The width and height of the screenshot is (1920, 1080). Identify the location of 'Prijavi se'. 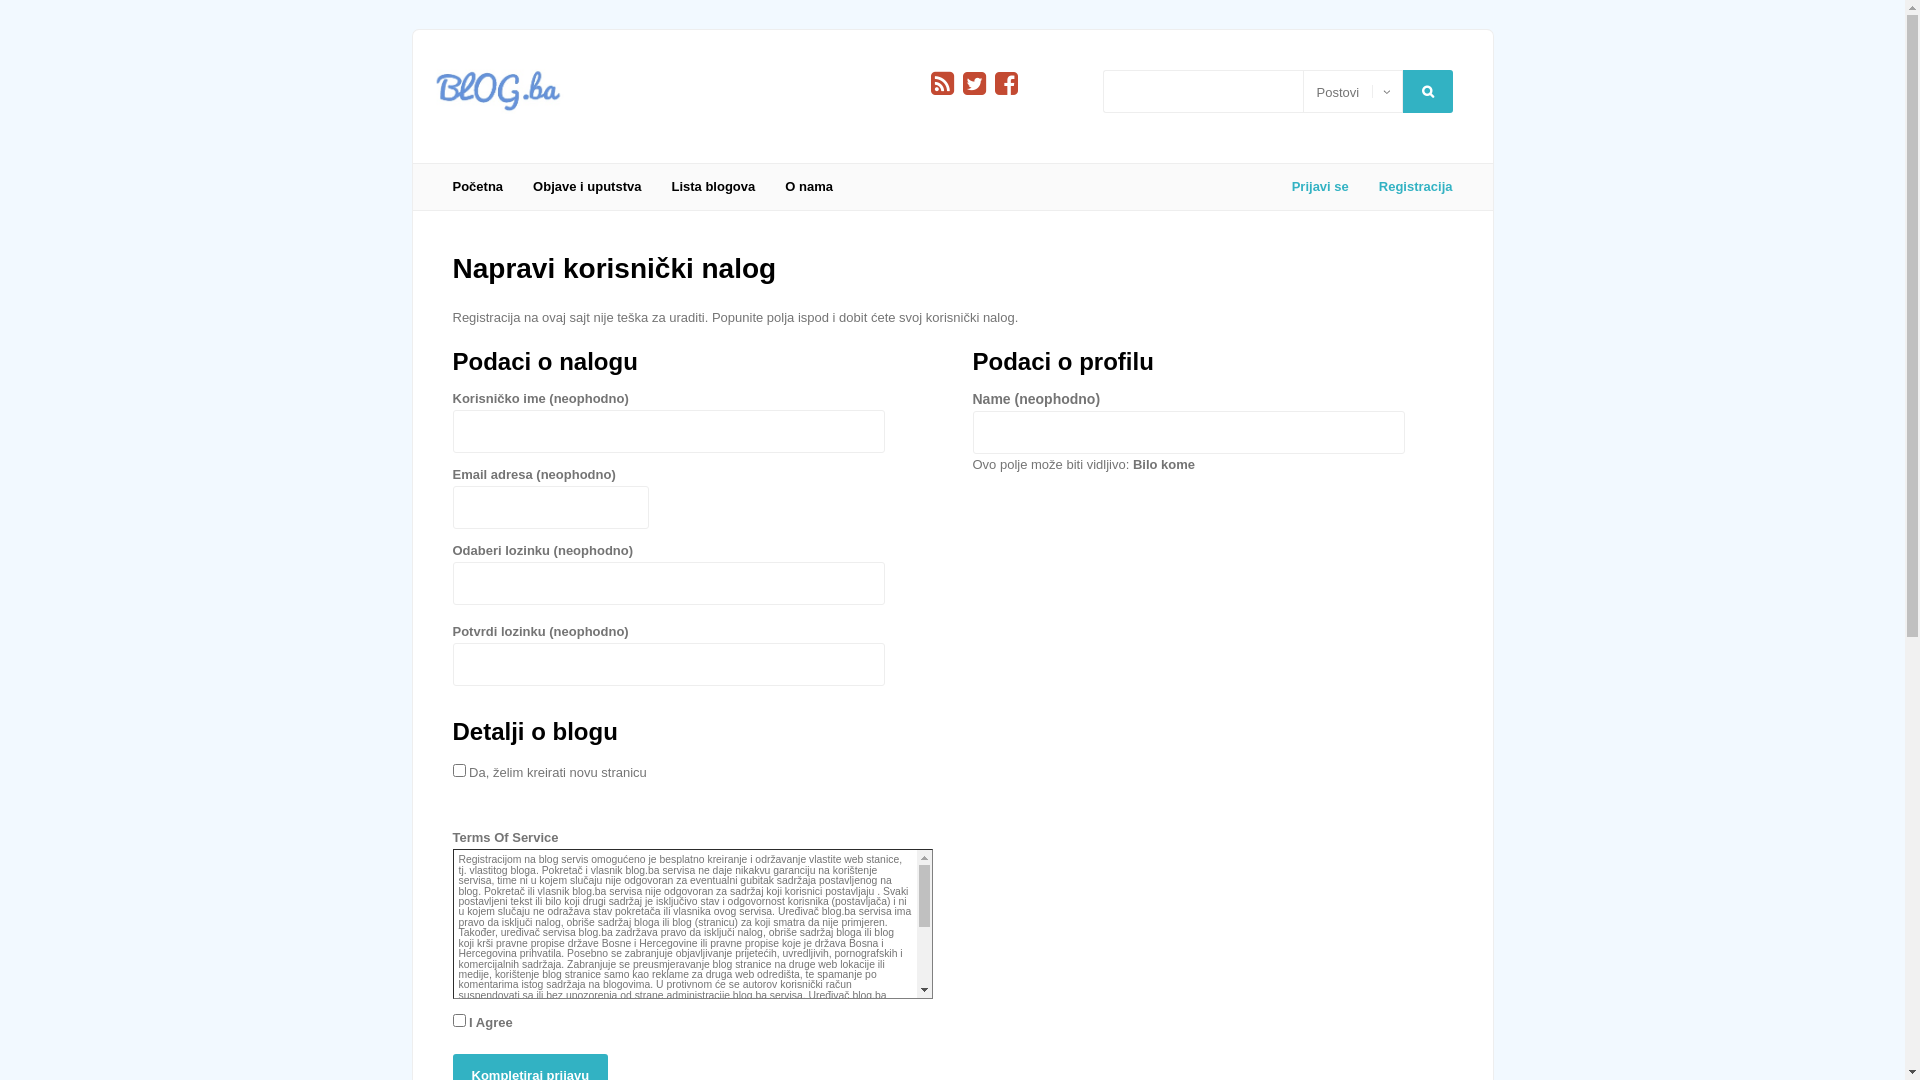
(83, 306).